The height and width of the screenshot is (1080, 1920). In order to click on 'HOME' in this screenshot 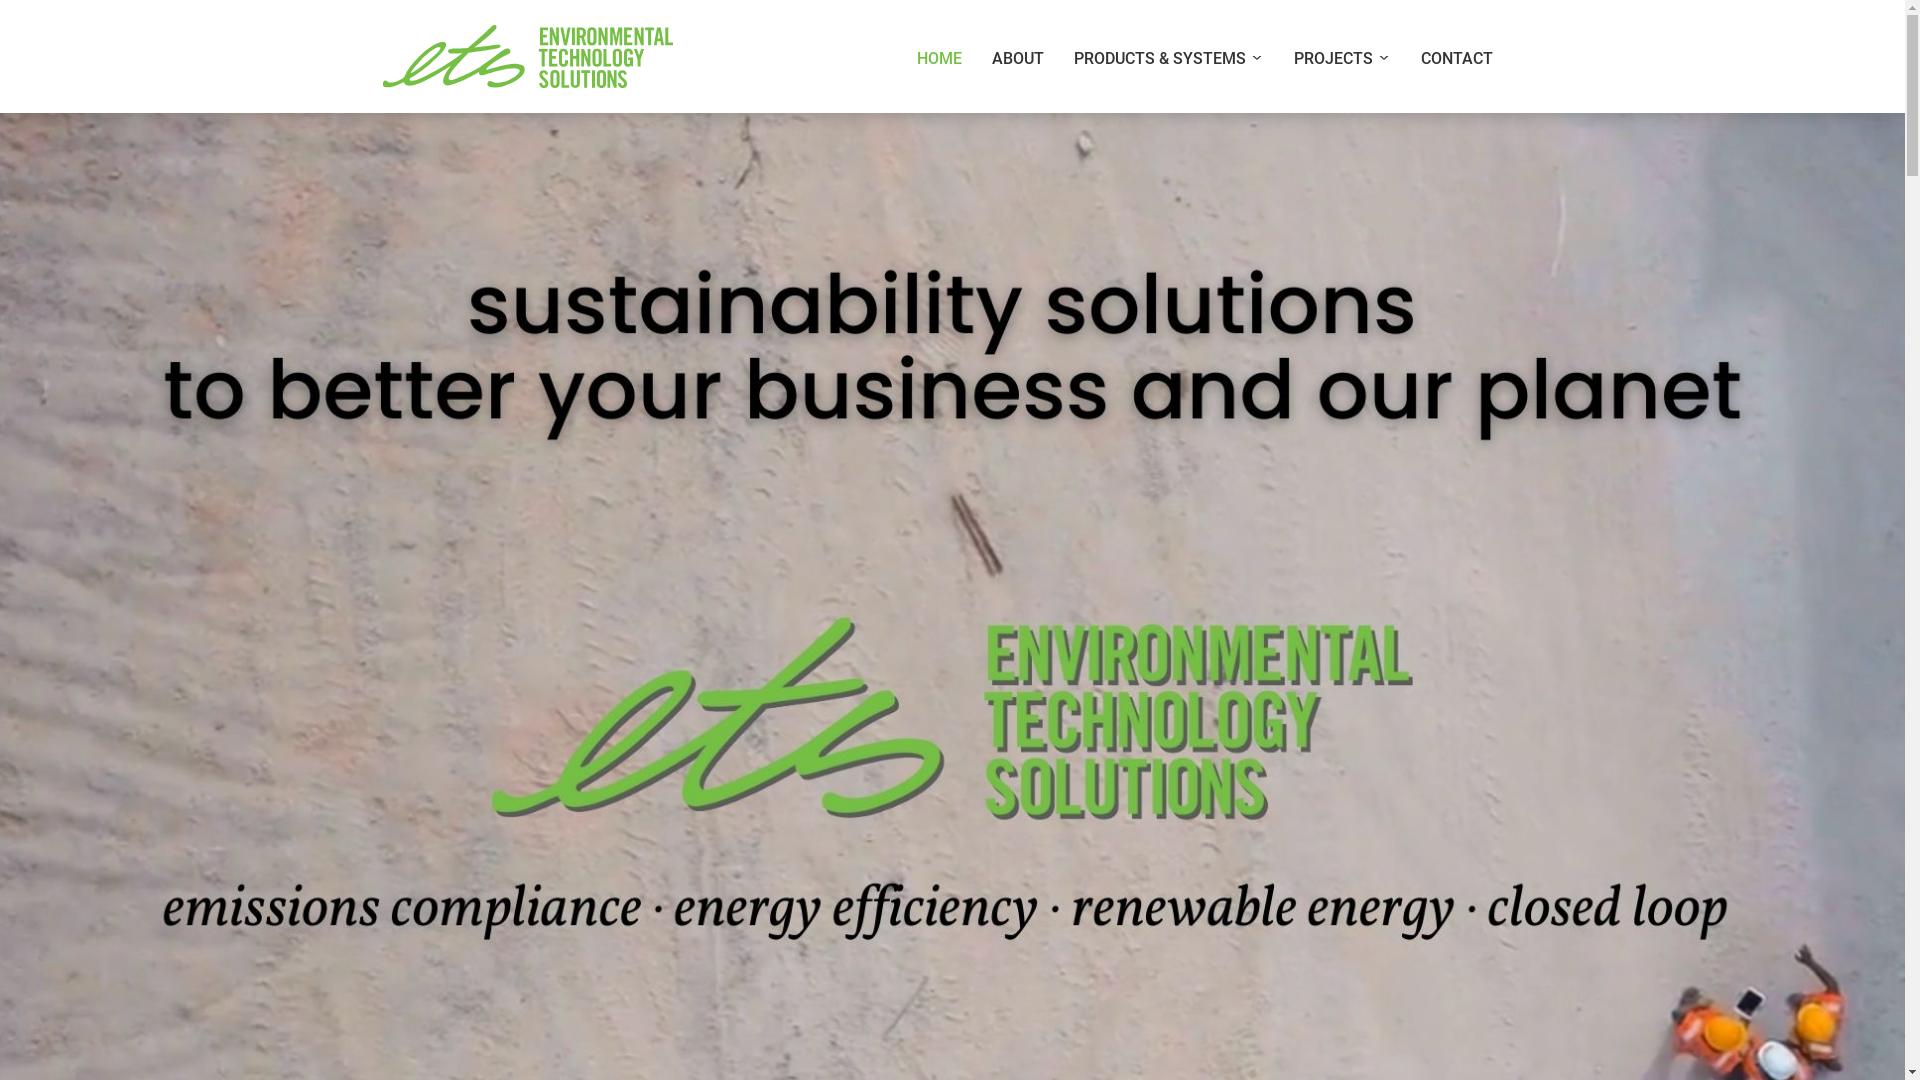, I will do `click(938, 57)`.